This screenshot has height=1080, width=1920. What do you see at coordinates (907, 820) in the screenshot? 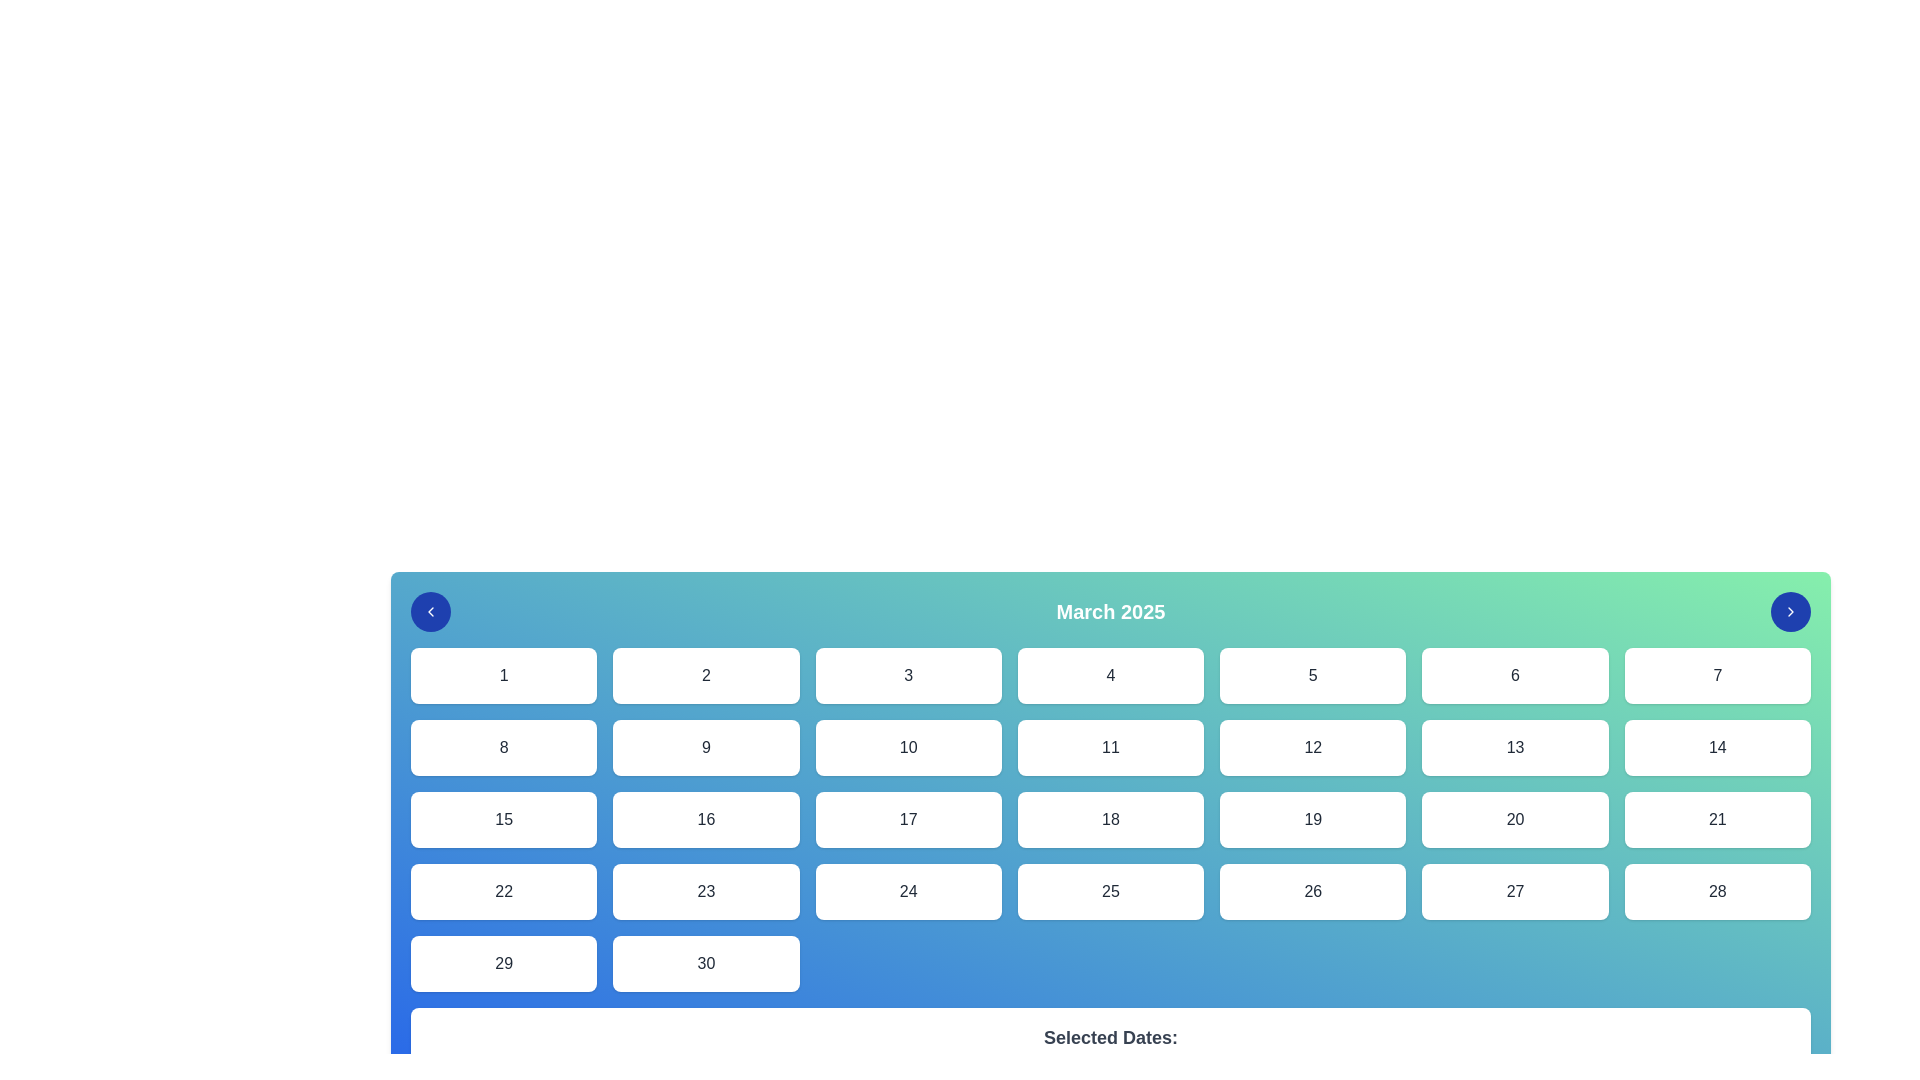
I see `the button displaying '17', which is styled as a white-rounded rectangle with a shadow effect, located in the third row and third column of a calendar grid` at bounding box center [907, 820].